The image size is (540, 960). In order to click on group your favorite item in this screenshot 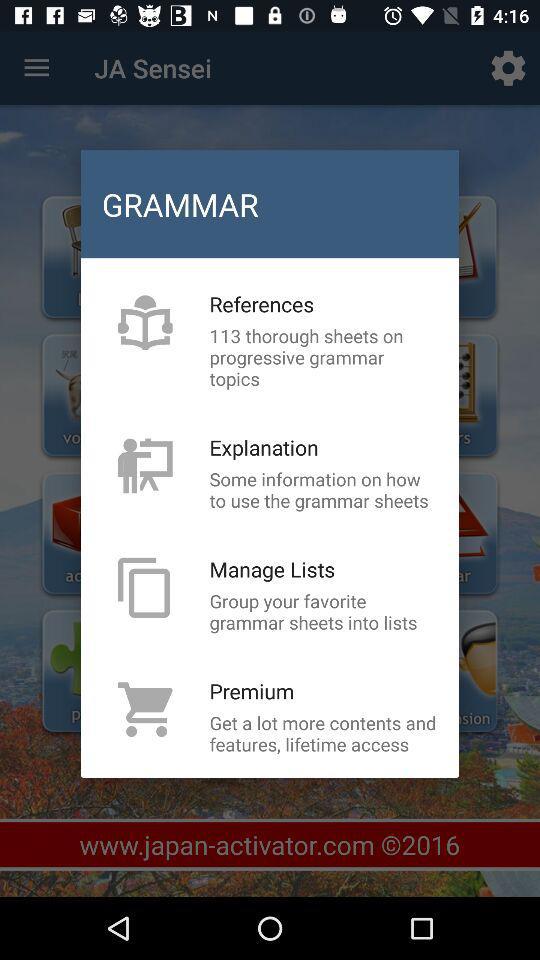, I will do `click(323, 610)`.